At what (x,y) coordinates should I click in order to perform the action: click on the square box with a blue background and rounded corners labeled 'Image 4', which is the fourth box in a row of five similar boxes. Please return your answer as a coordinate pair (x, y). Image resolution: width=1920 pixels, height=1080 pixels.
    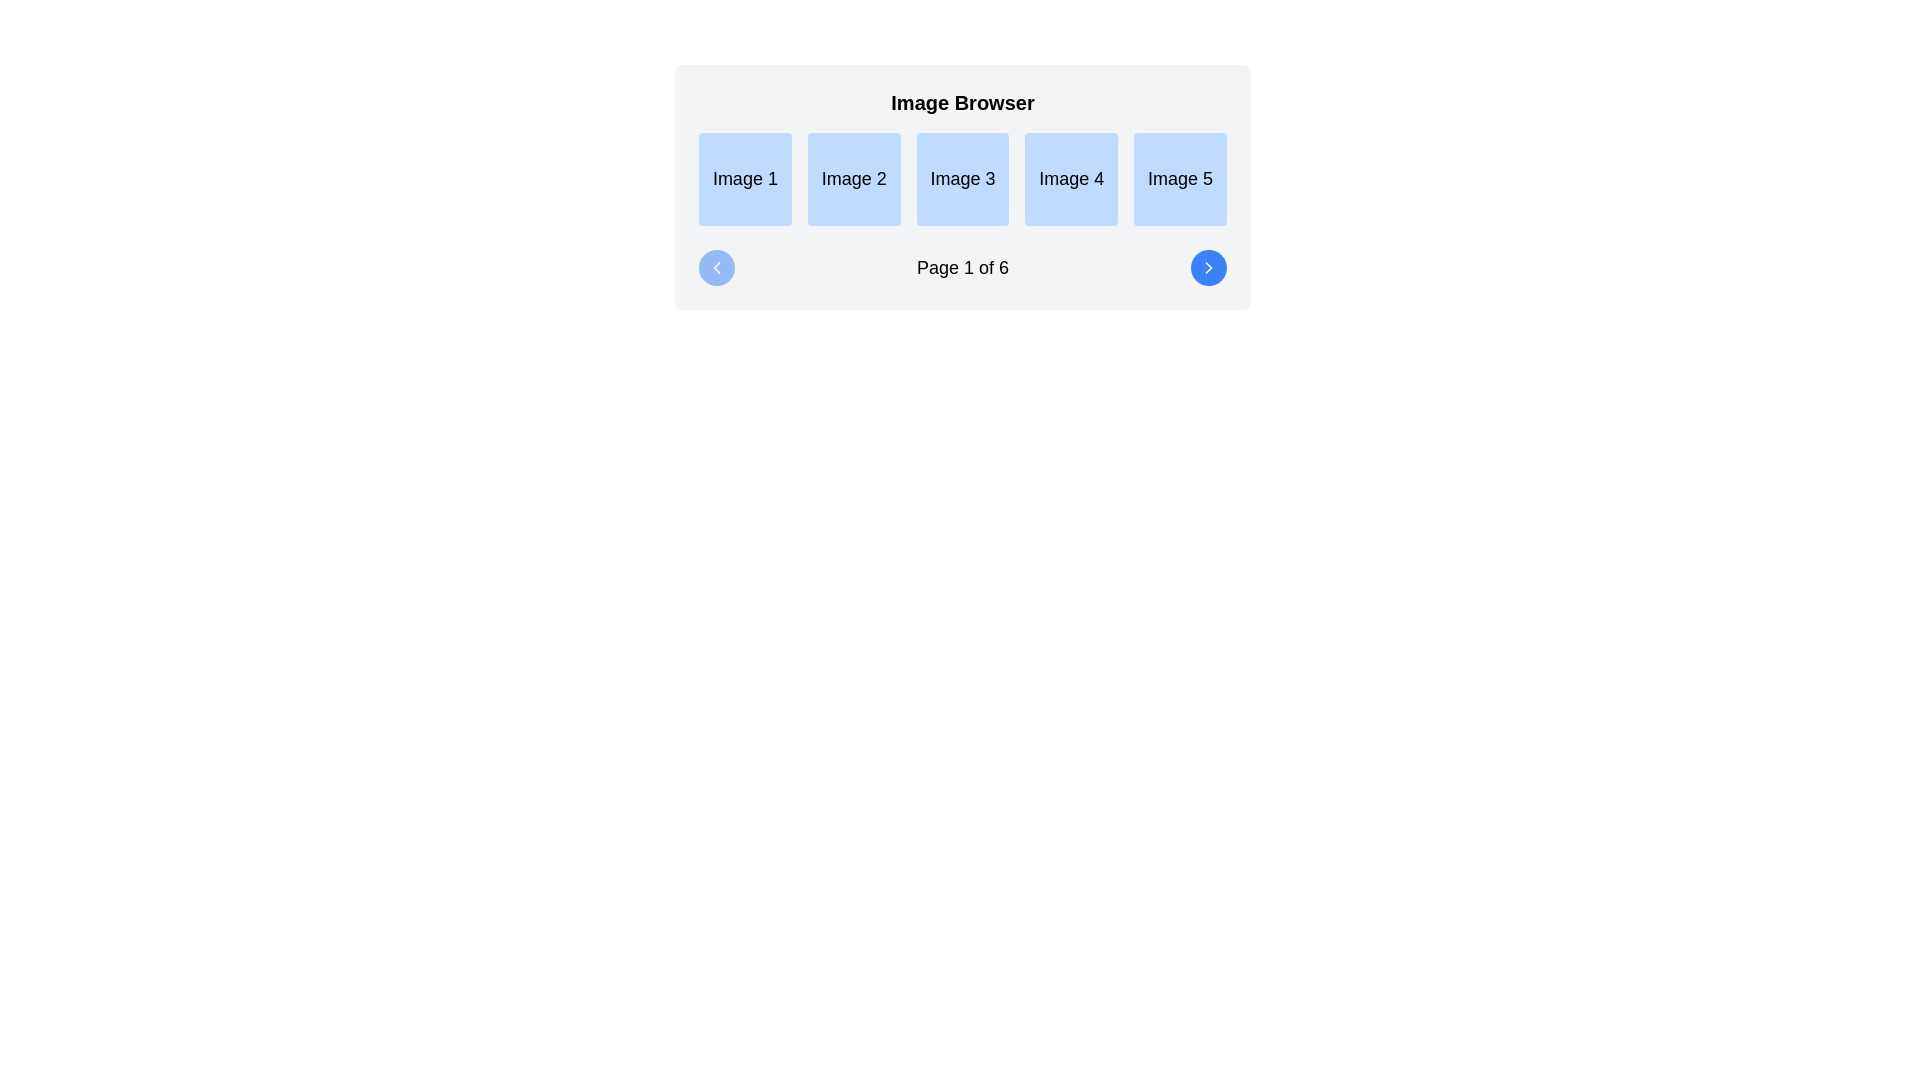
    Looking at the image, I should click on (1070, 178).